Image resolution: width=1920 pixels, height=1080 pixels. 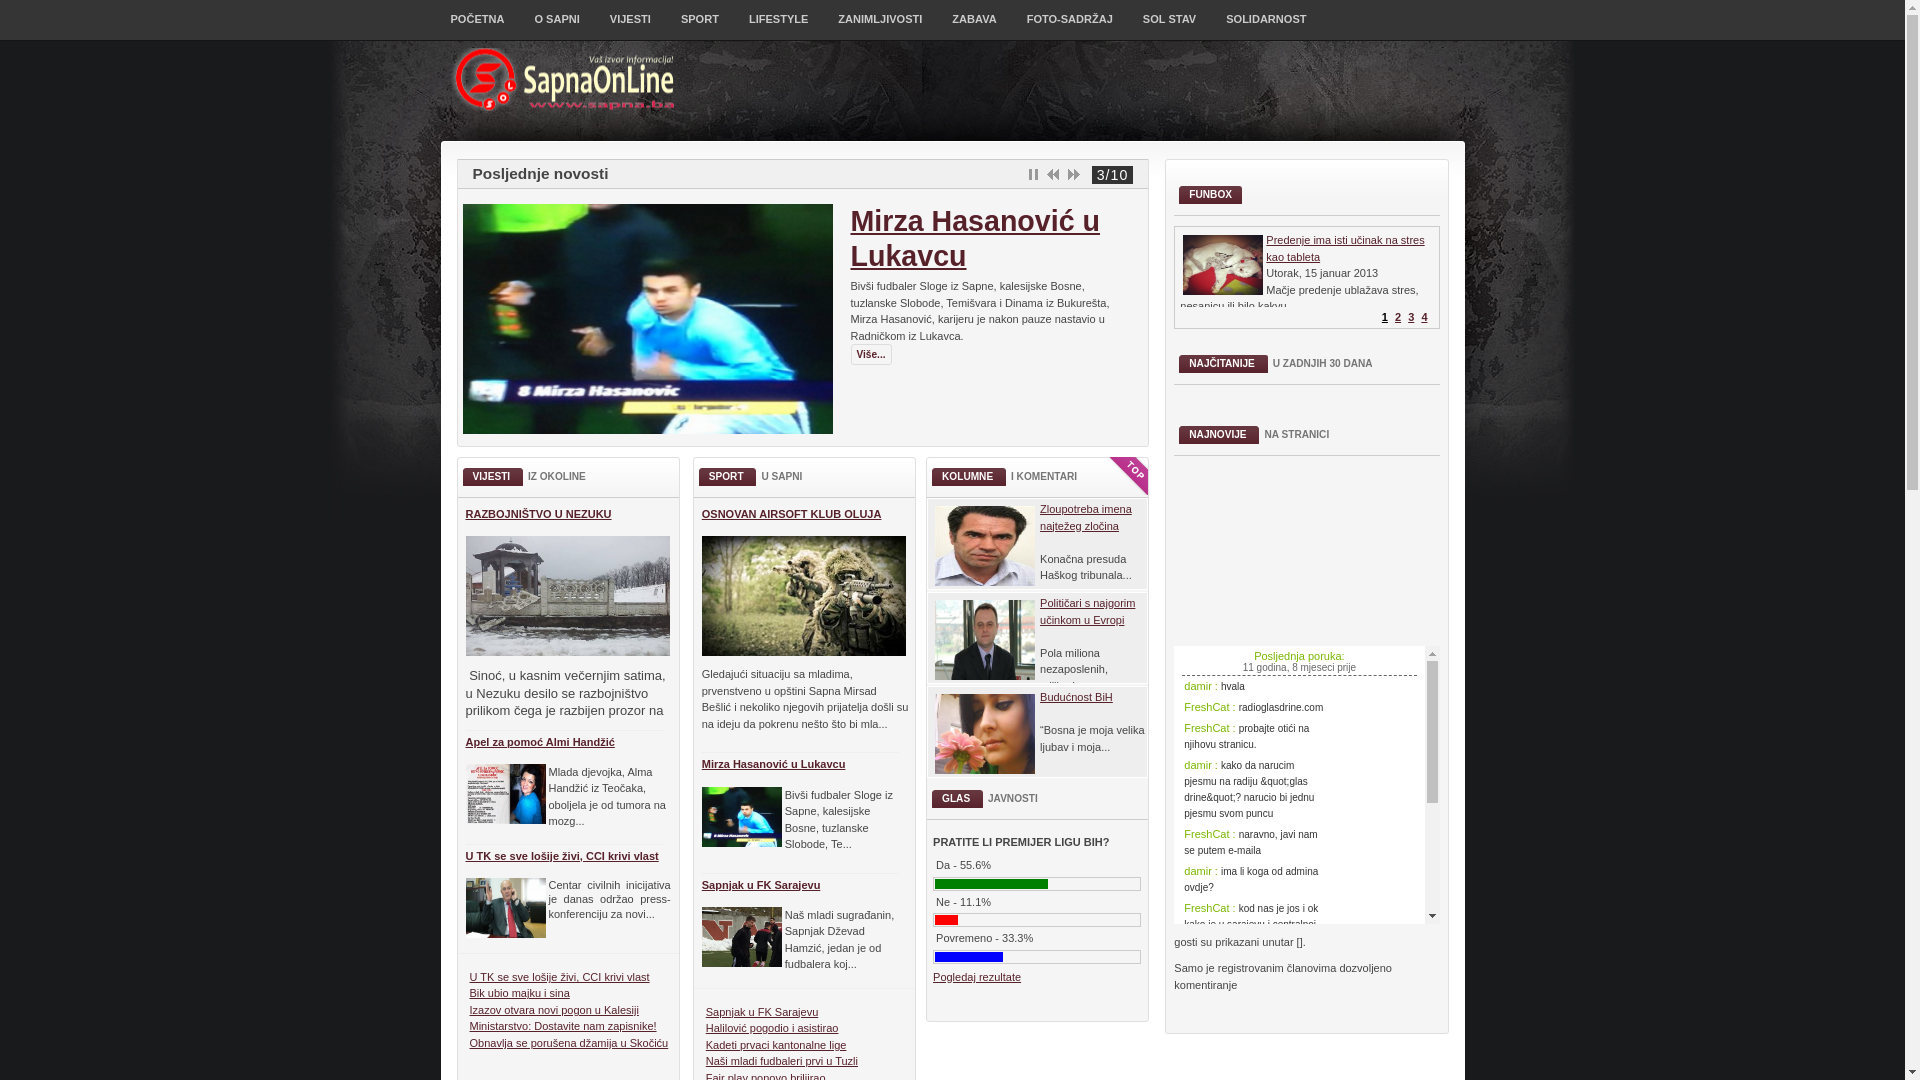 I want to click on 'SapnaOnLine', so click(x=449, y=78).